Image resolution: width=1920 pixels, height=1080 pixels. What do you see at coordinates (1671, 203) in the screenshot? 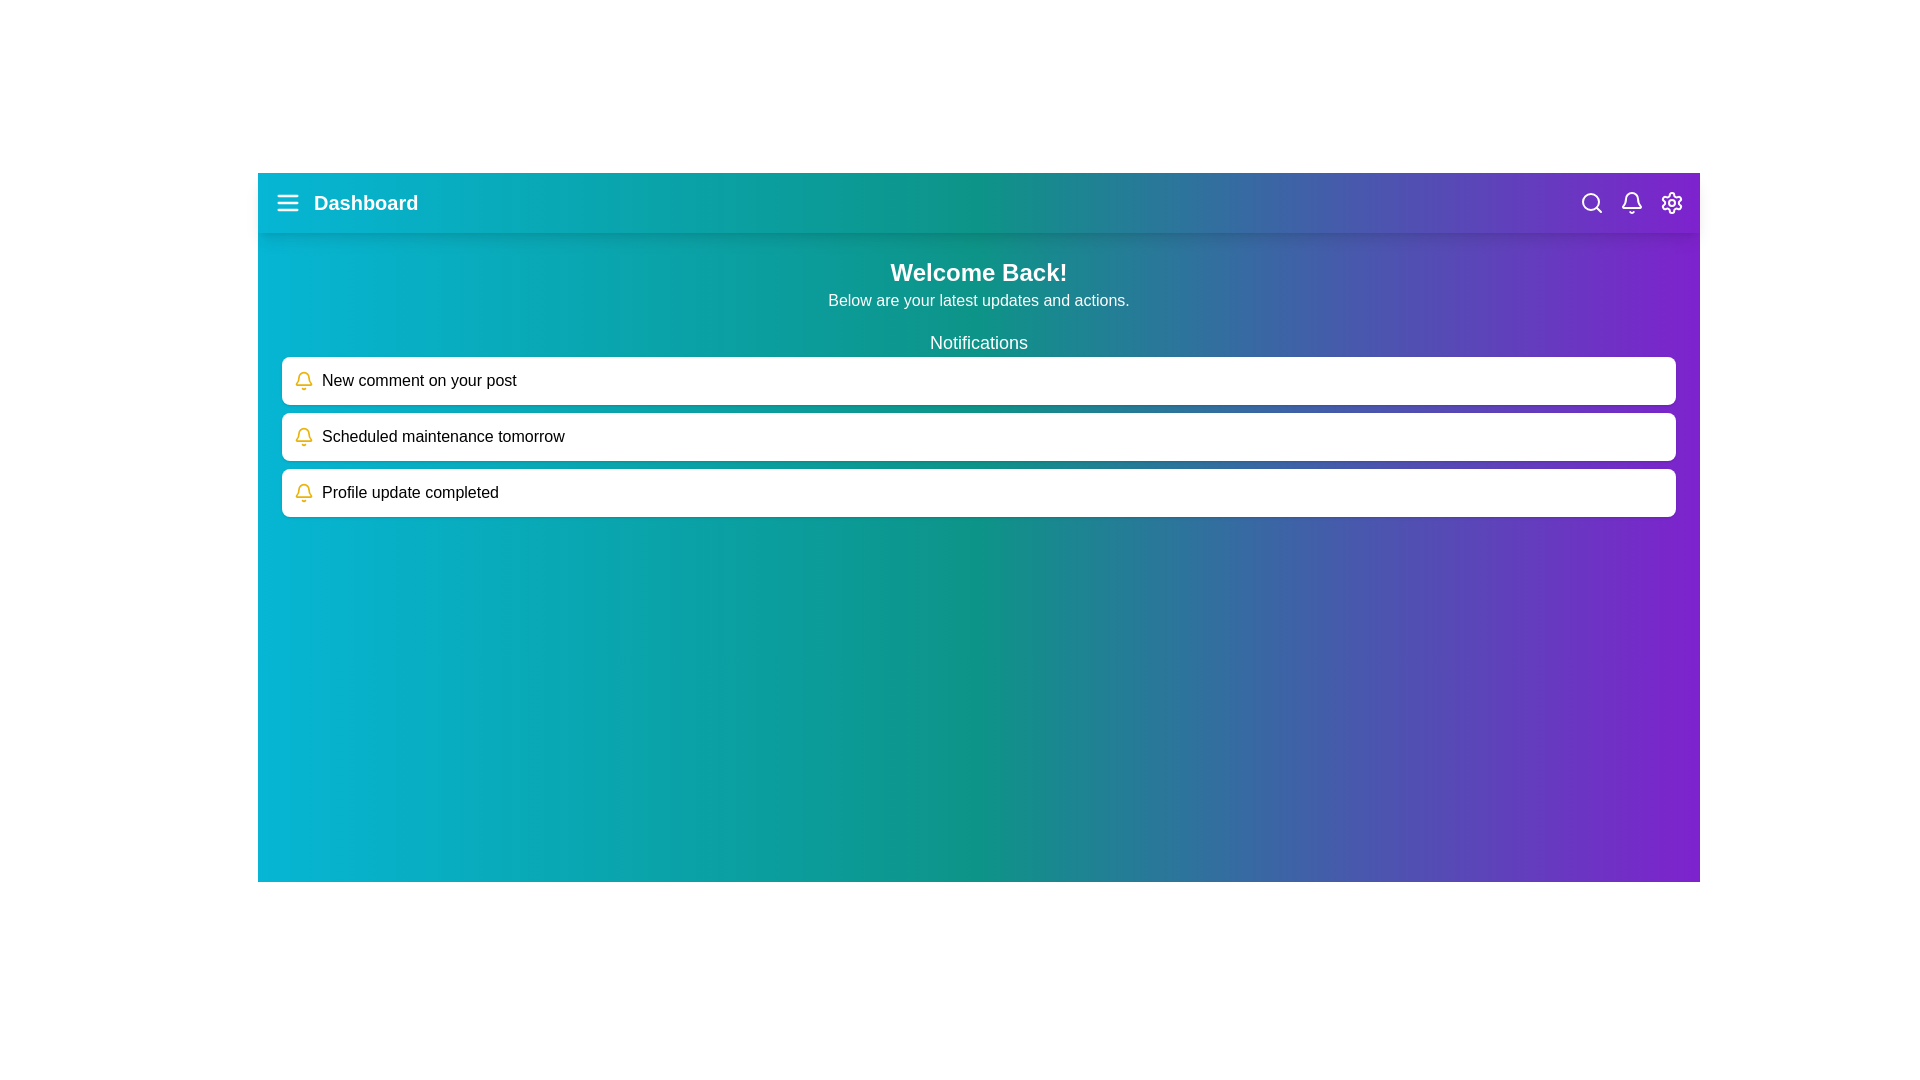
I see `the settings icon to open the settings menu` at bounding box center [1671, 203].